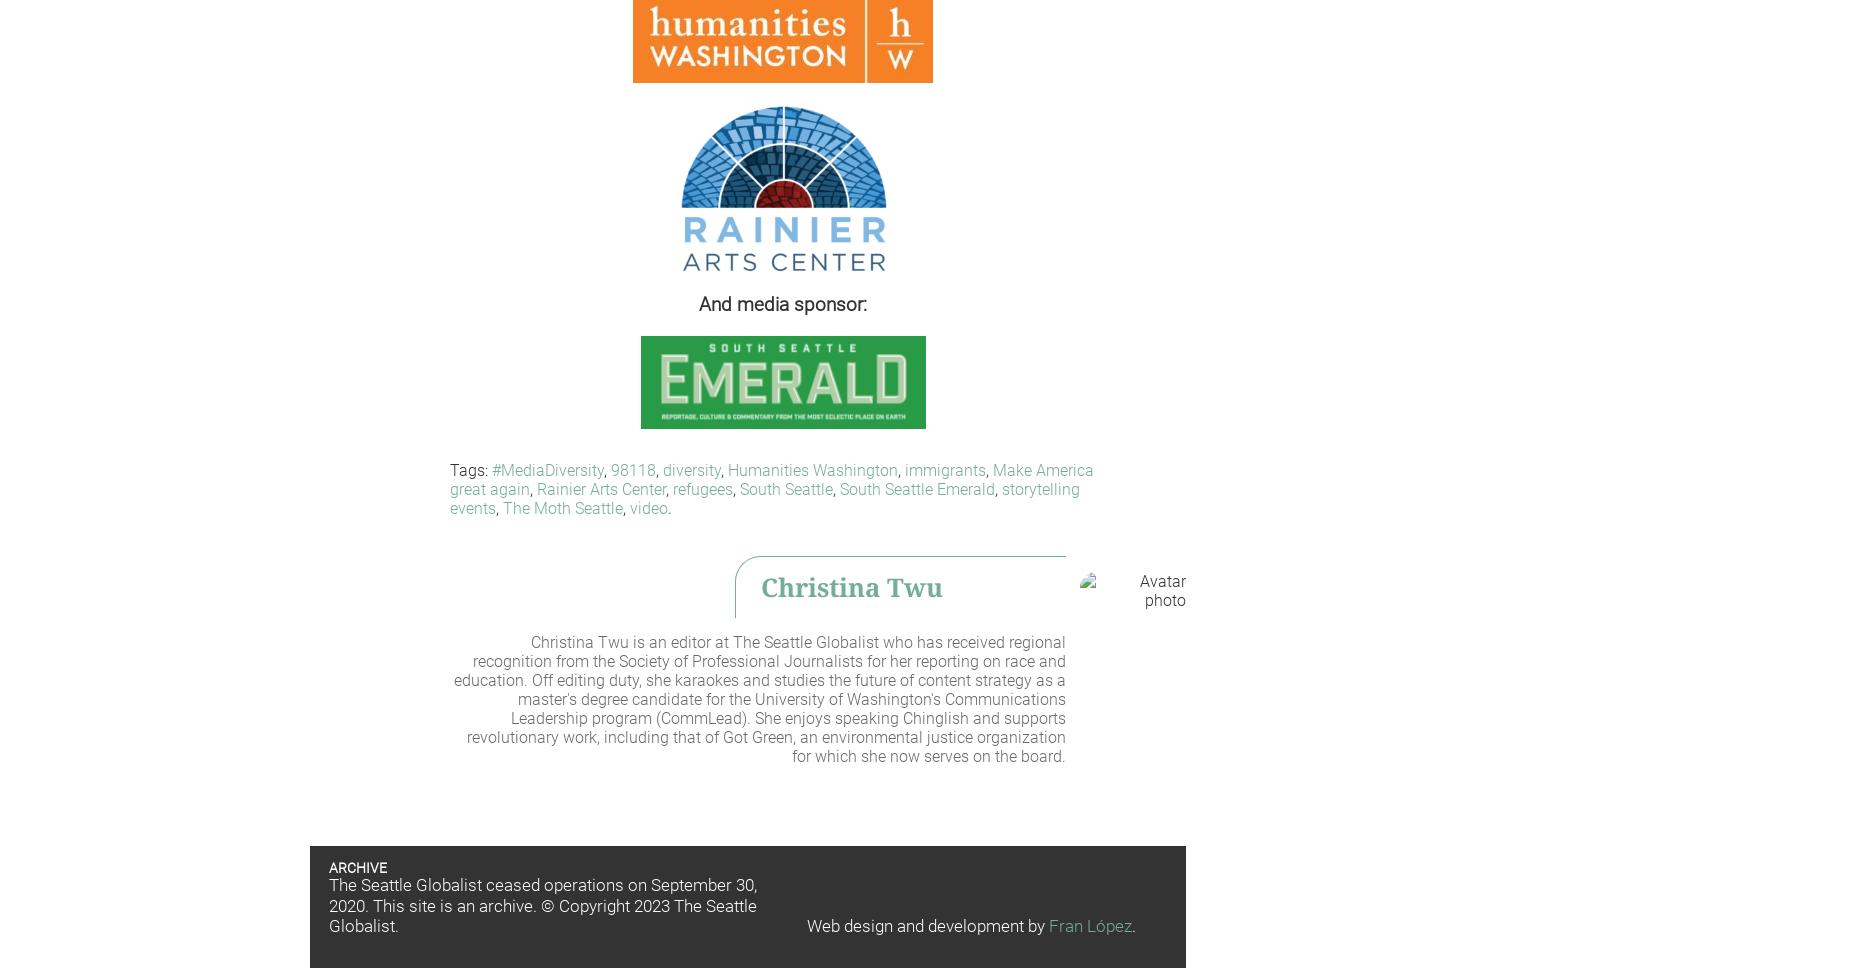 The width and height of the screenshot is (1850, 980). Describe the element at coordinates (759, 699) in the screenshot. I see `'Christina Twu is an editor at The Seattle Globalist who has received regional recognition from the Society of Professional Journalists for her reporting on race and education. Off editing duty, she karaokes and studies the future of content strategy as a master's degree candidate for the University of Washington's Communications Leadership program (CommLead). She enjoys speaking Chinglish and supports revolutionary work, including that of Got Green, an environmental justice organization for which she now serves on the board.'` at that location.